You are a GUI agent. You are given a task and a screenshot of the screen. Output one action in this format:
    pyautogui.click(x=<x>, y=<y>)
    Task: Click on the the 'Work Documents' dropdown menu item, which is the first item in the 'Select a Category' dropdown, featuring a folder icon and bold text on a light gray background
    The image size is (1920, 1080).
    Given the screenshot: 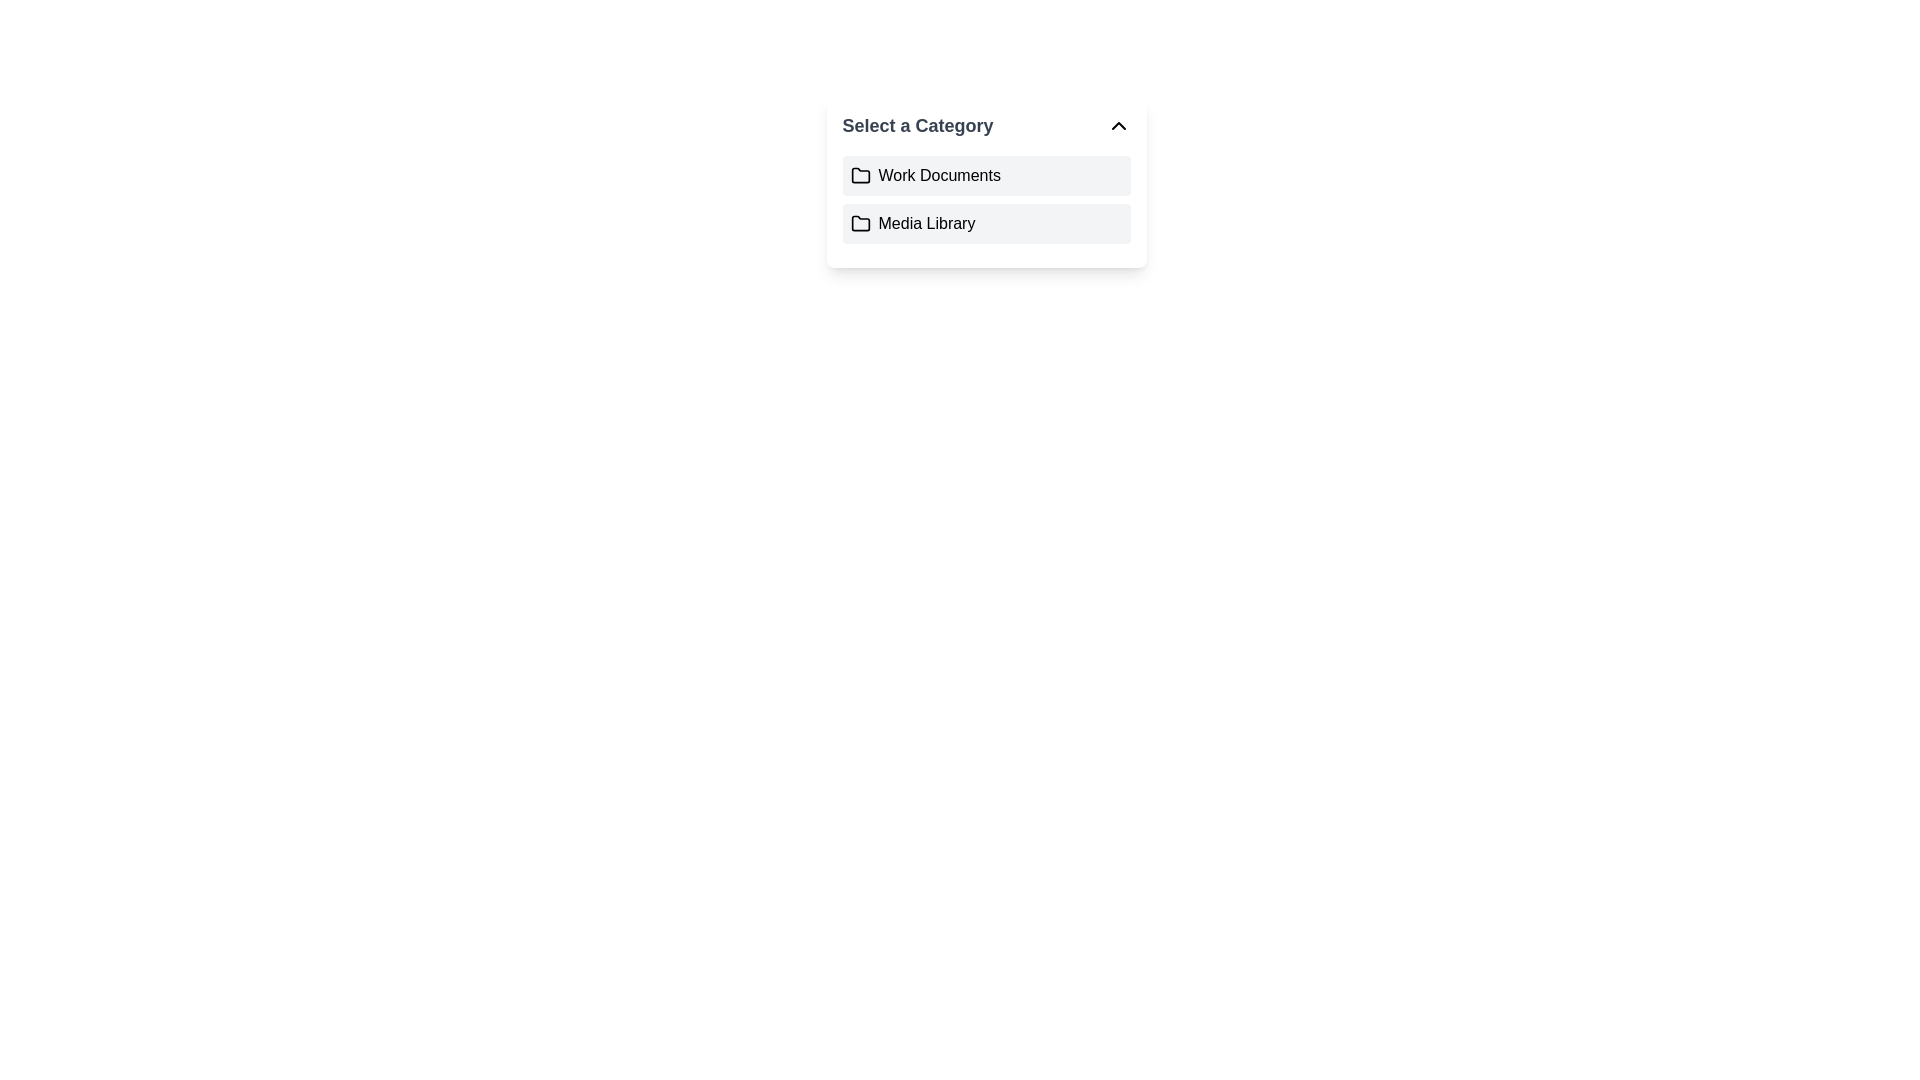 What is the action you would take?
    pyautogui.click(x=986, y=175)
    